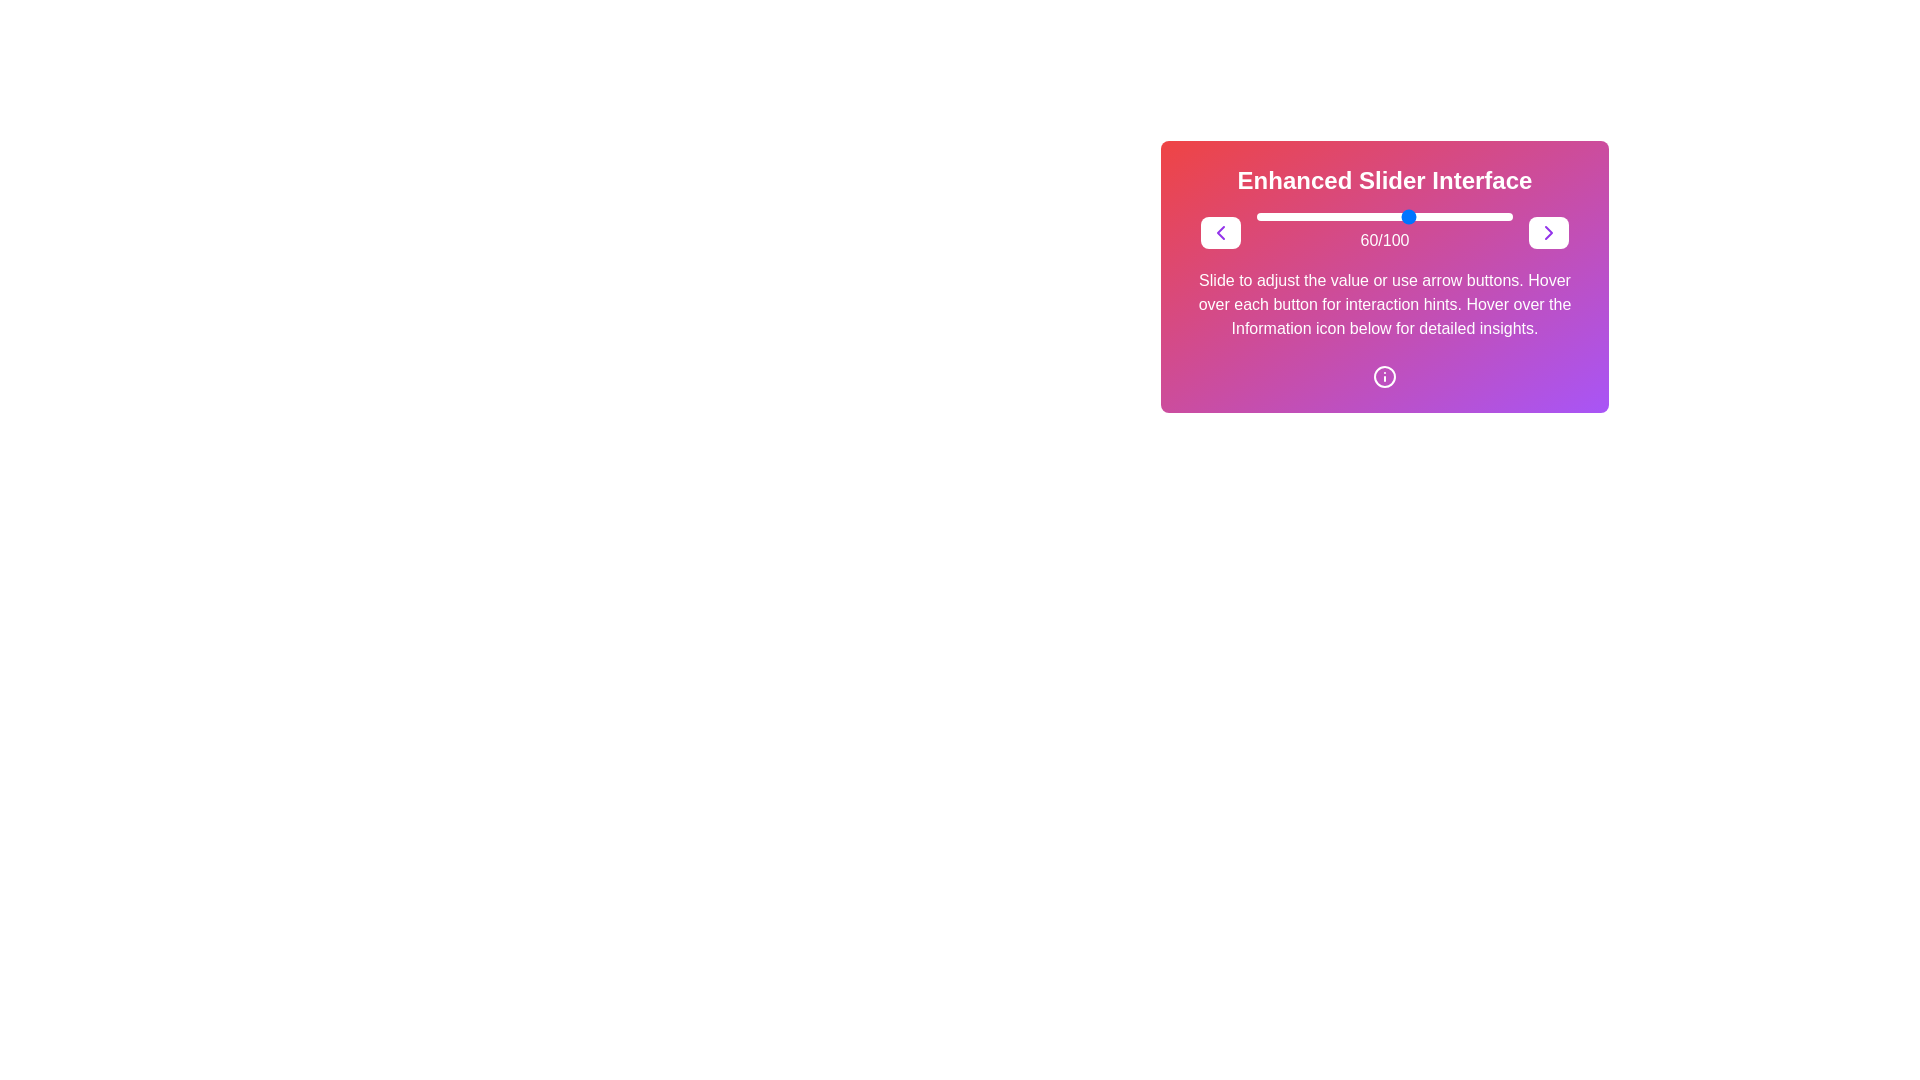 The width and height of the screenshot is (1920, 1080). Describe the element at coordinates (1384, 231) in the screenshot. I see `the Value display element located beneath the slider bar, which shows the current value as '60/100'` at that location.